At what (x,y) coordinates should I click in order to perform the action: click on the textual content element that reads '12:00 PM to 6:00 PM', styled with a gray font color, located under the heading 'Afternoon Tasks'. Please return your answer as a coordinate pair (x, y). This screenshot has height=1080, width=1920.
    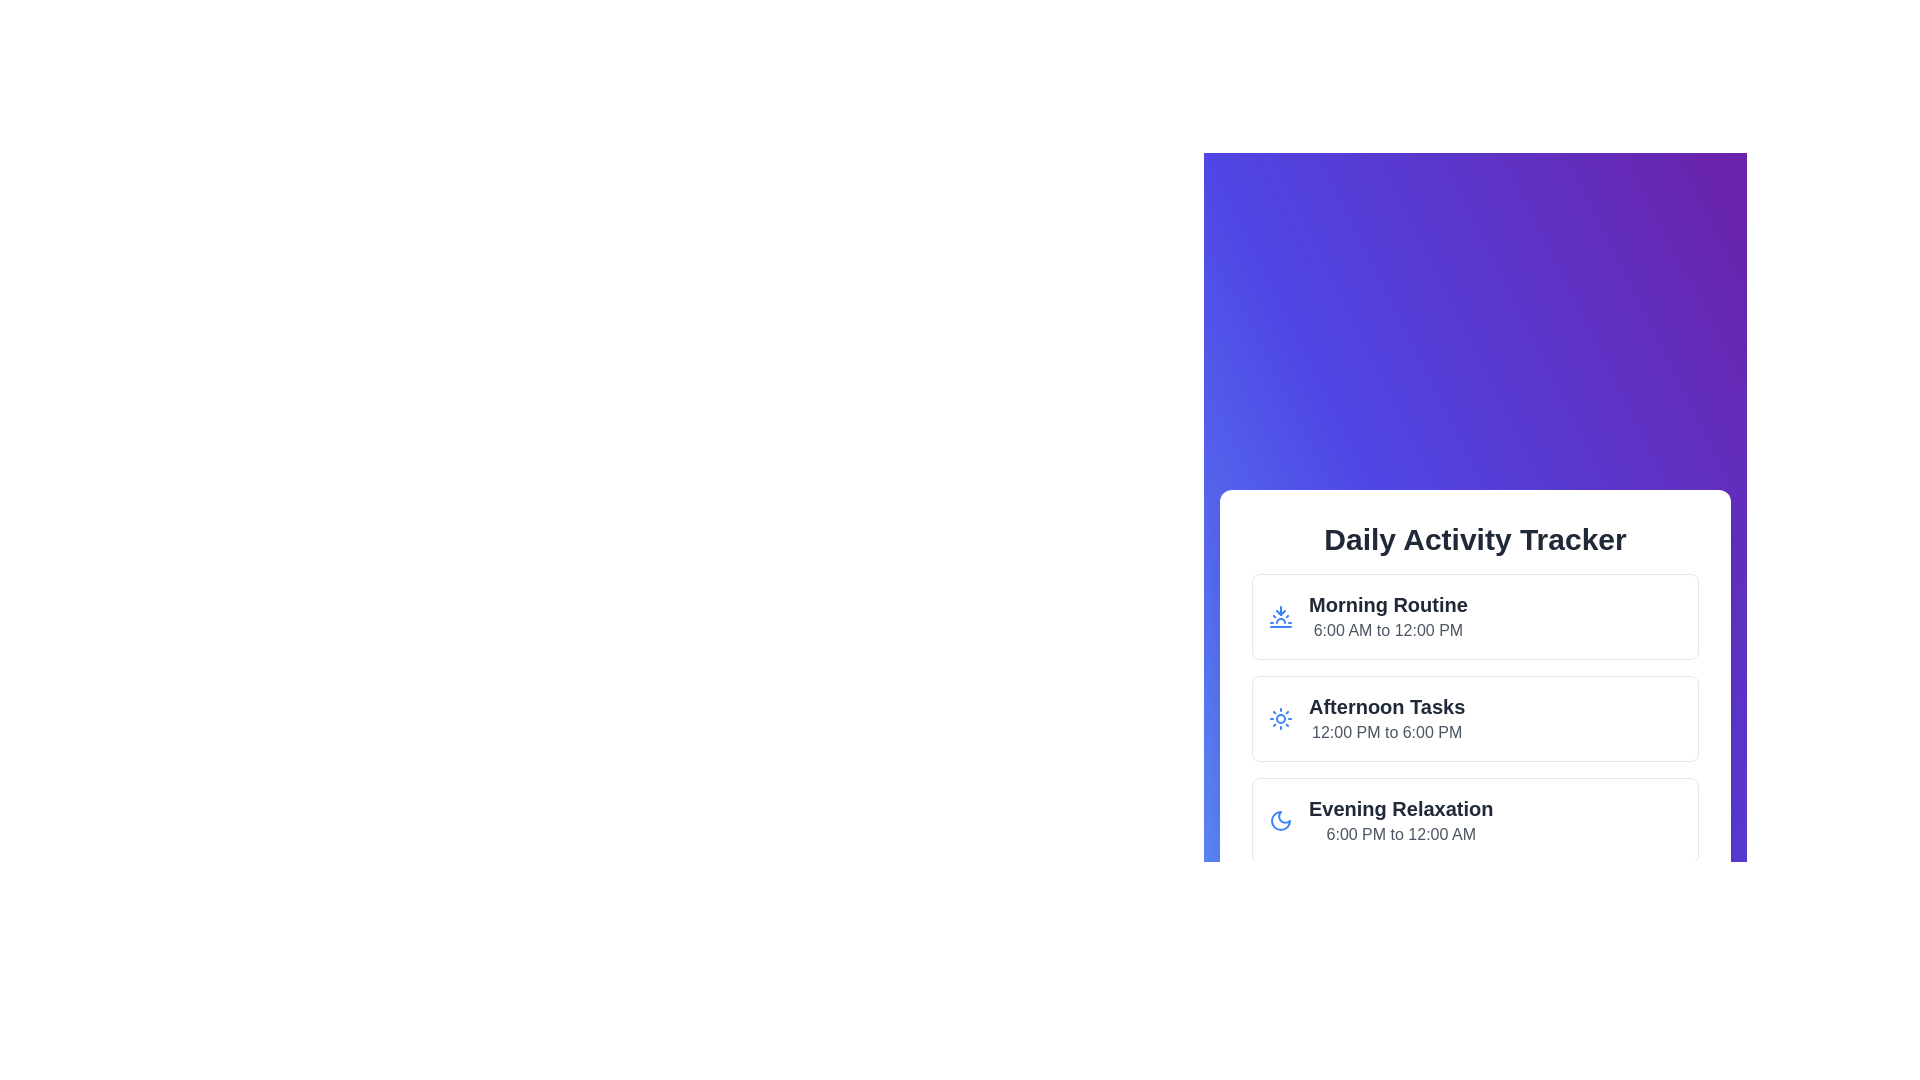
    Looking at the image, I should click on (1386, 732).